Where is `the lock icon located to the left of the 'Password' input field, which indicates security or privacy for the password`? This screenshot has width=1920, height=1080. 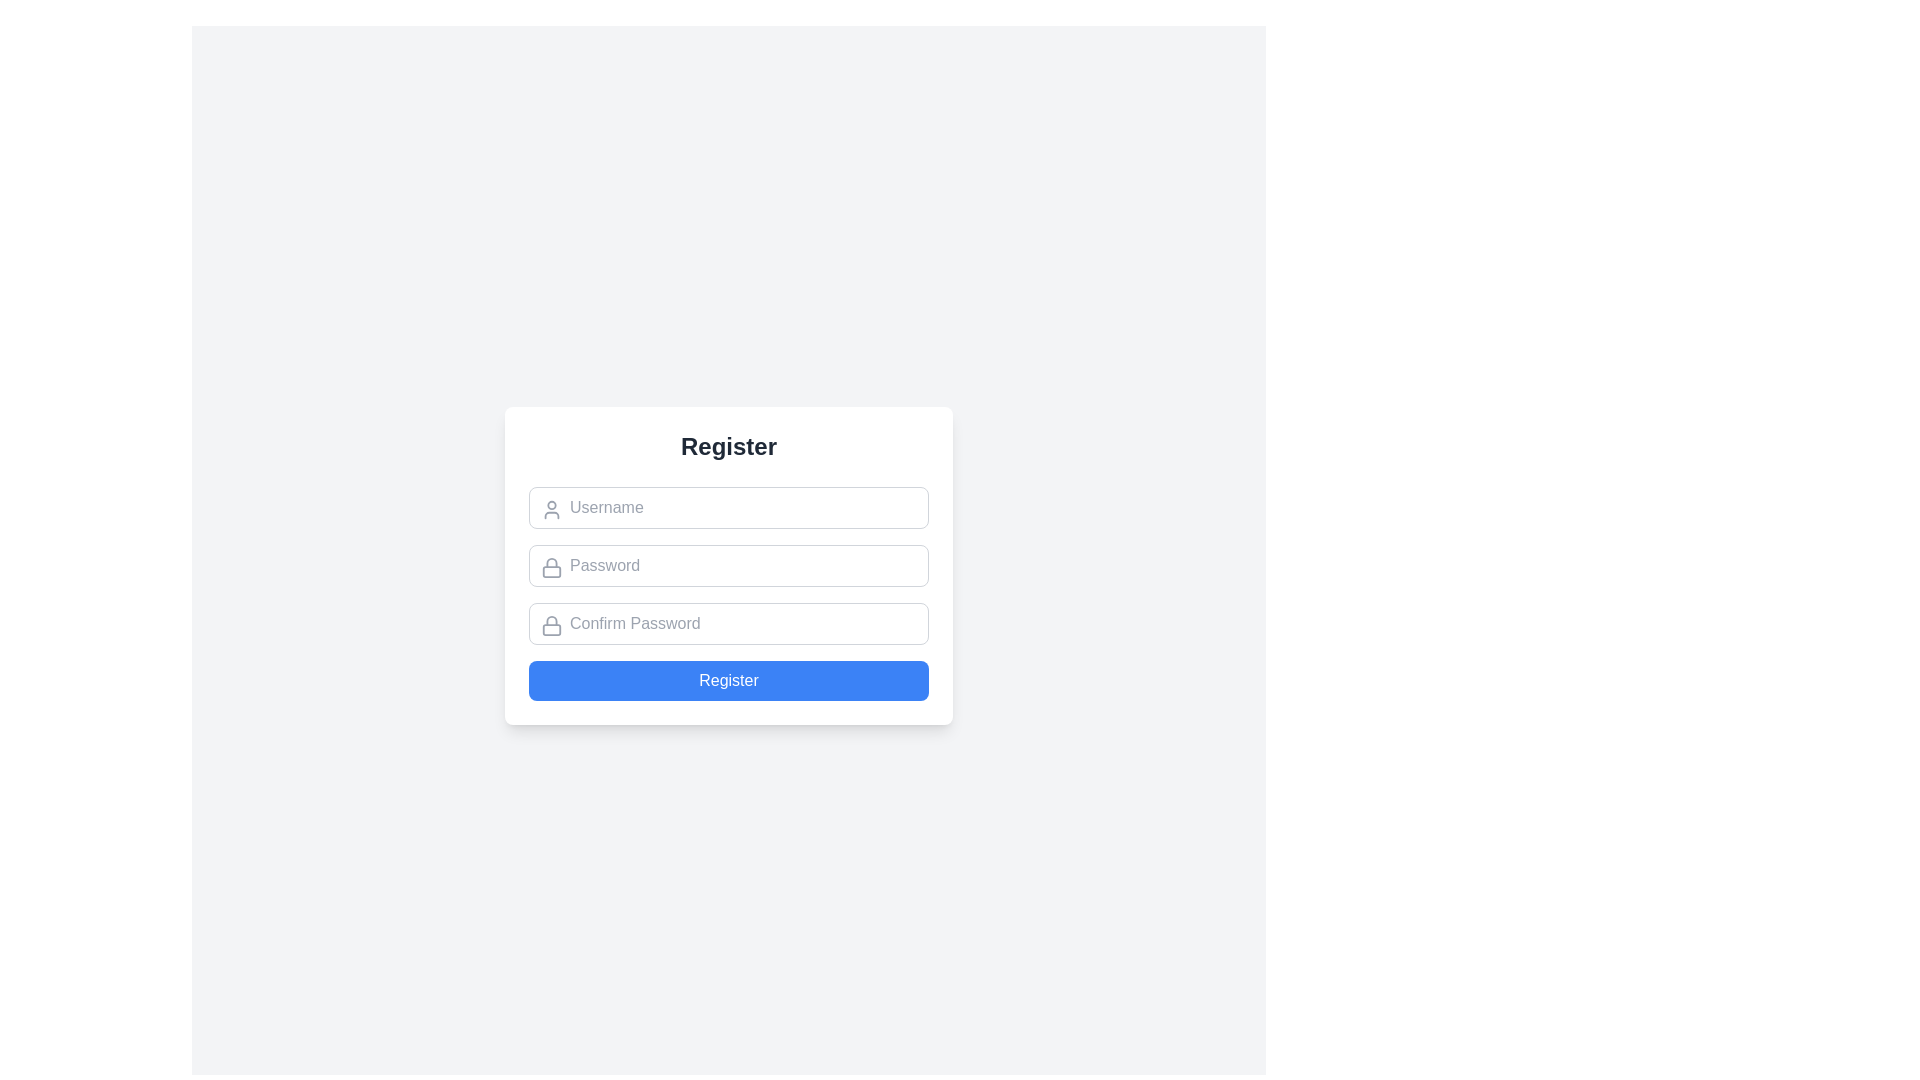 the lock icon located to the left of the 'Password' input field, which indicates security or privacy for the password is located at coordinates (552, 567).